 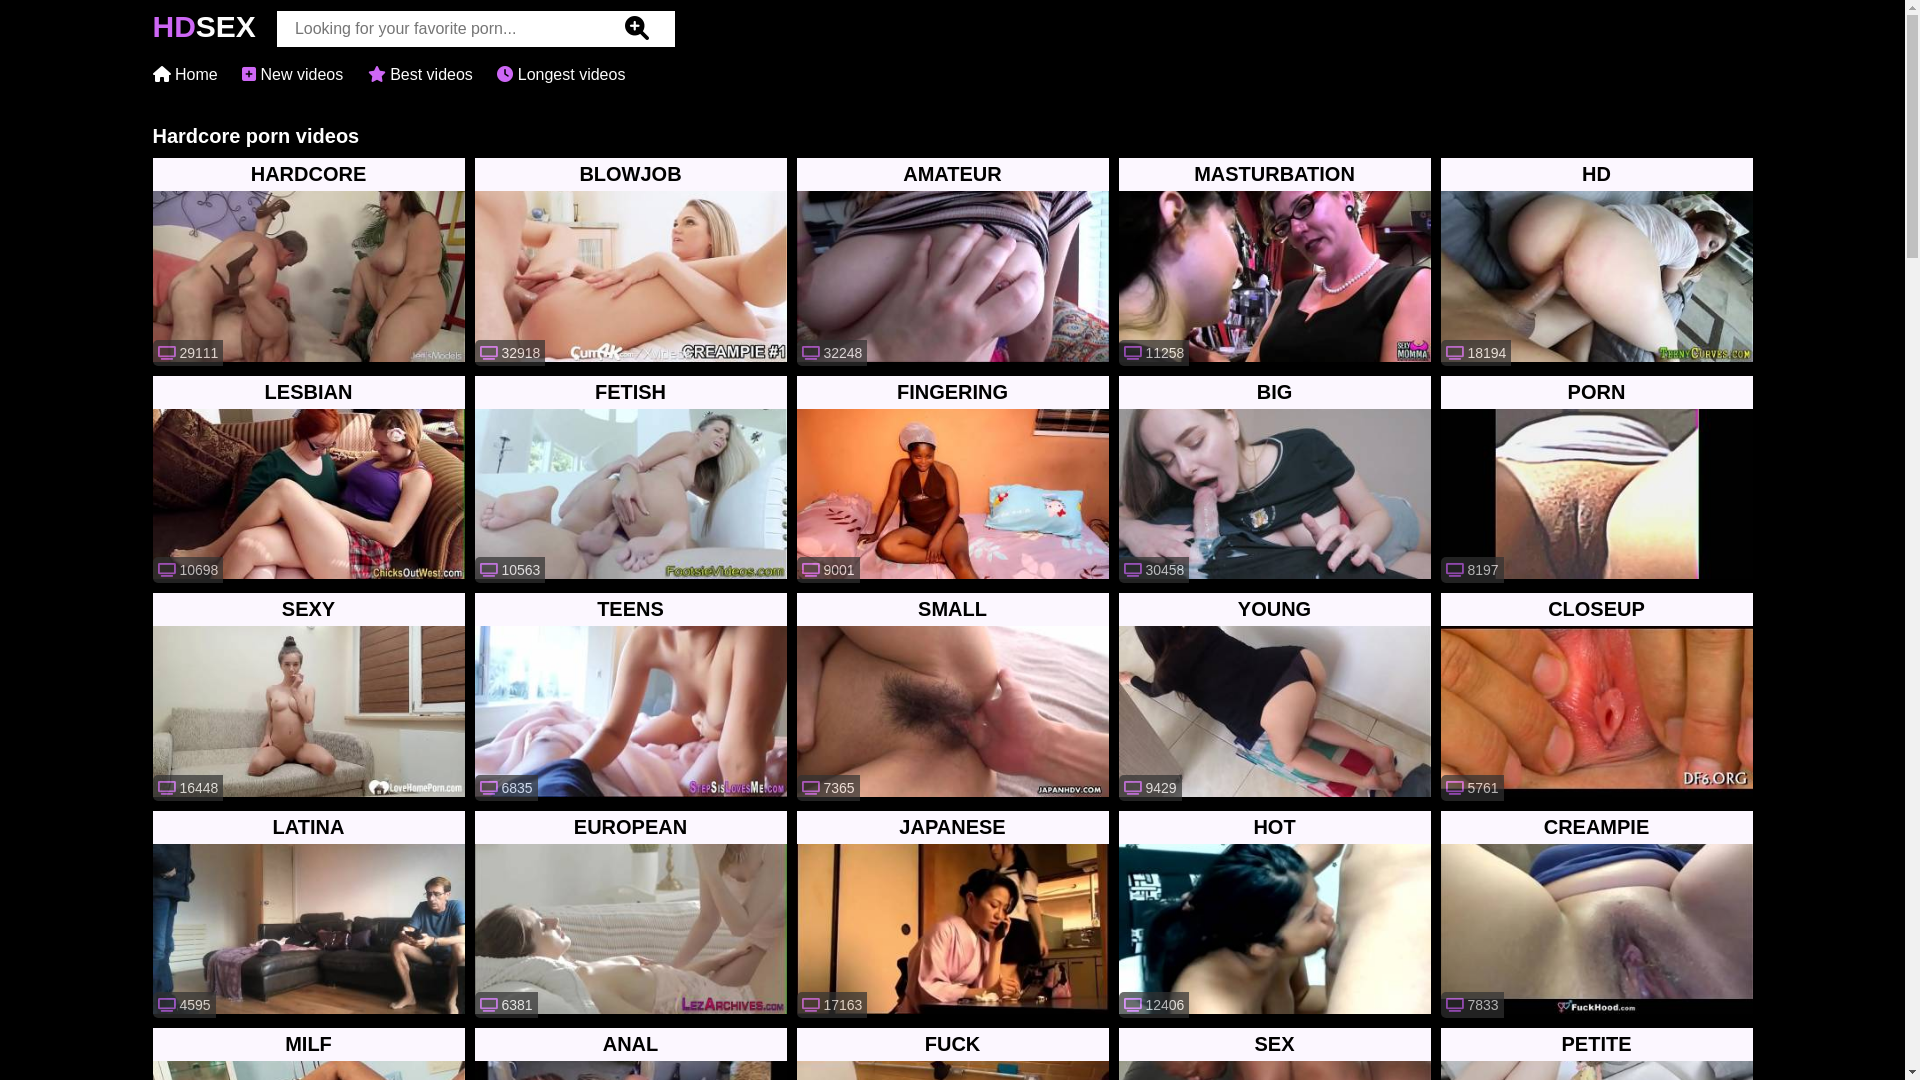 What do you see at coordinates (291, 73) in the screenshot?
I see `'New videos'` at bounding box center [291, 73].